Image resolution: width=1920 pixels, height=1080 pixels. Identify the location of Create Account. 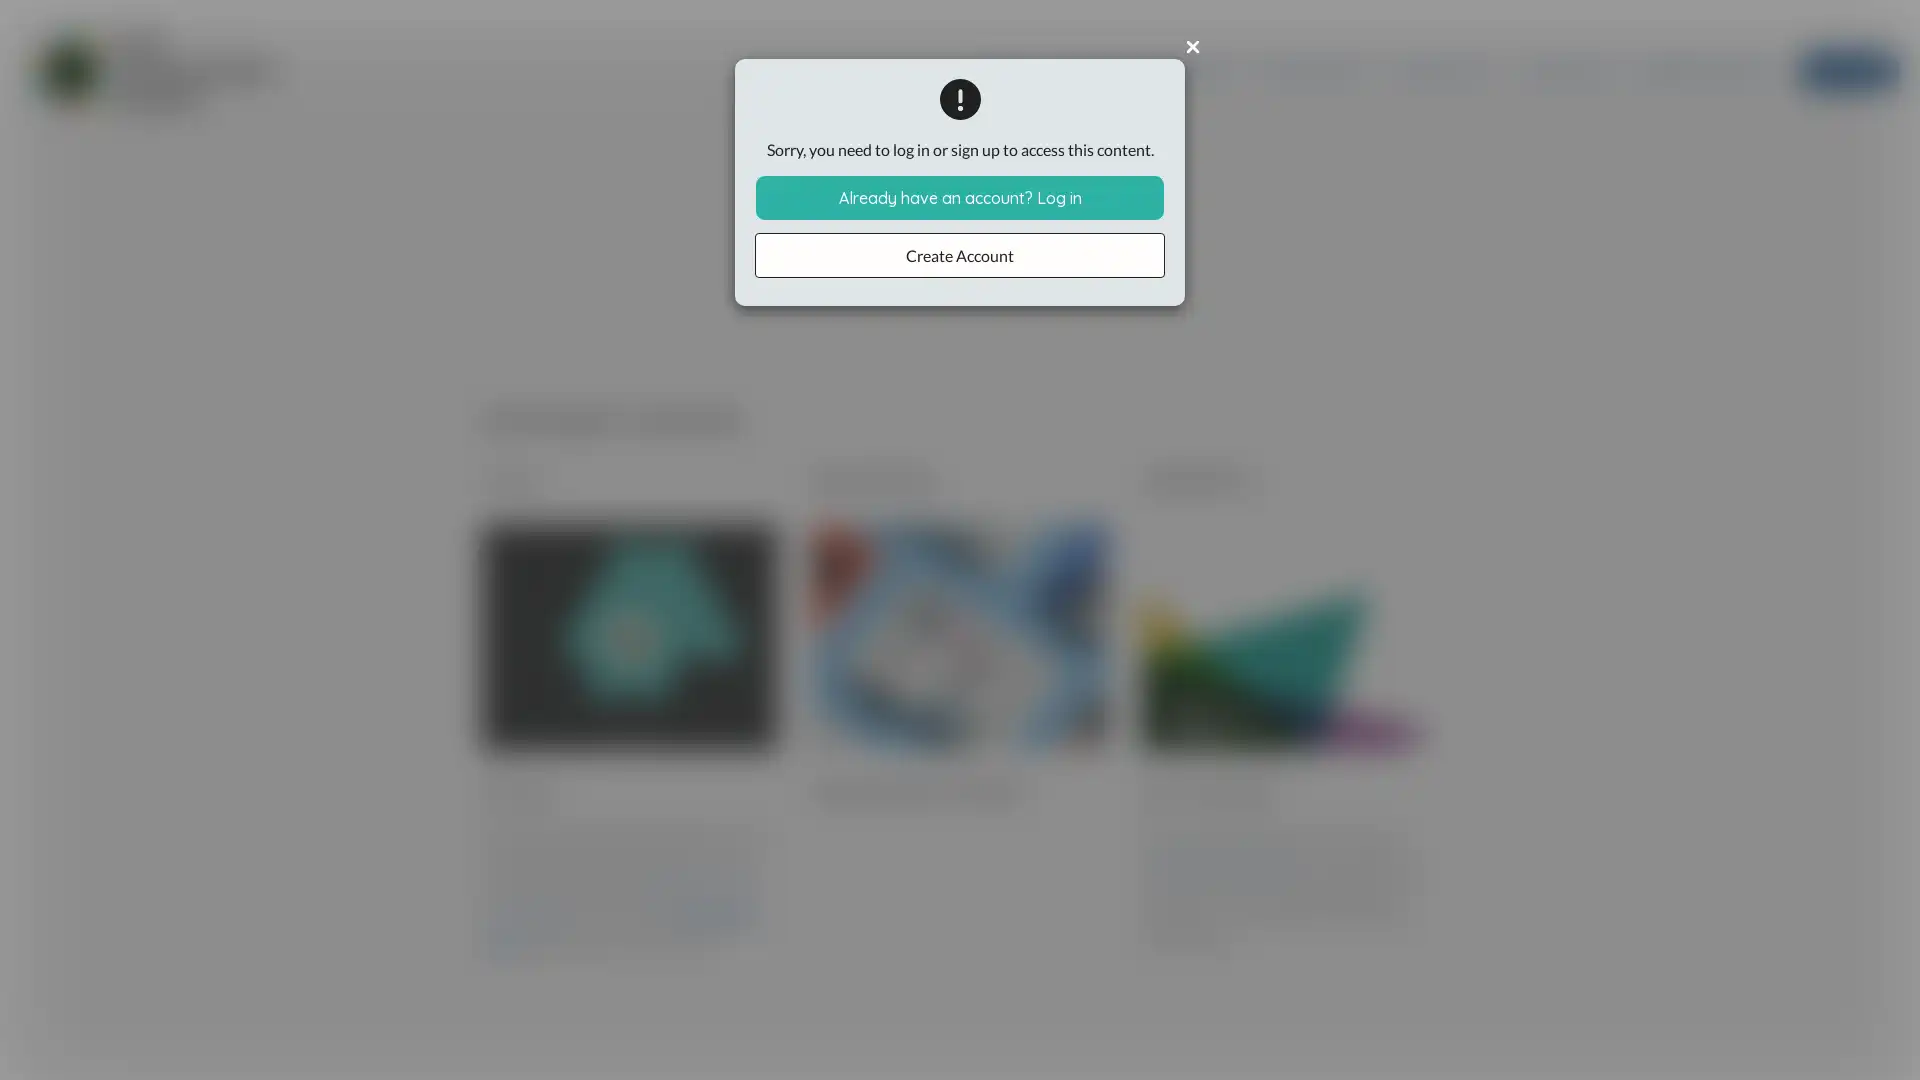
(960, 254).